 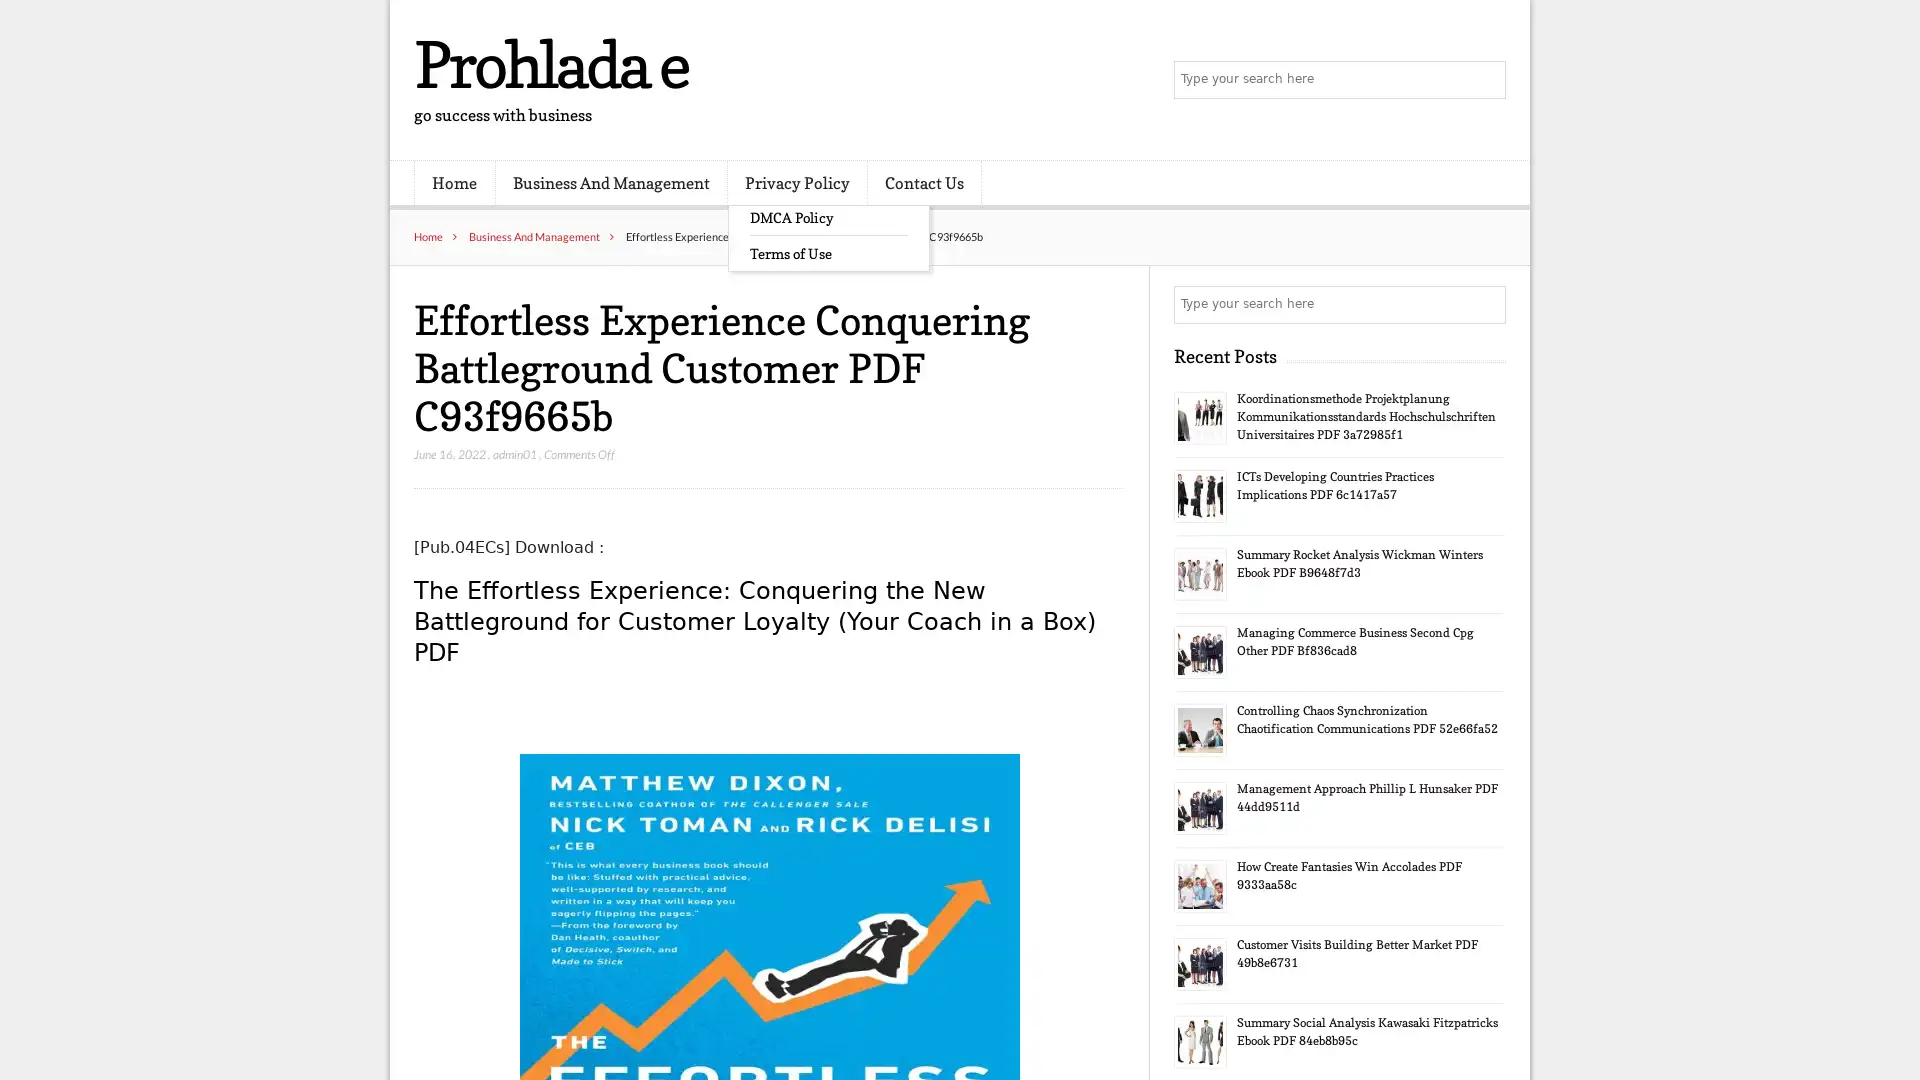 What do you see at coordinates (1485, 80) in the screenshot?
I see `Search` at bounding box center [1485, 80].